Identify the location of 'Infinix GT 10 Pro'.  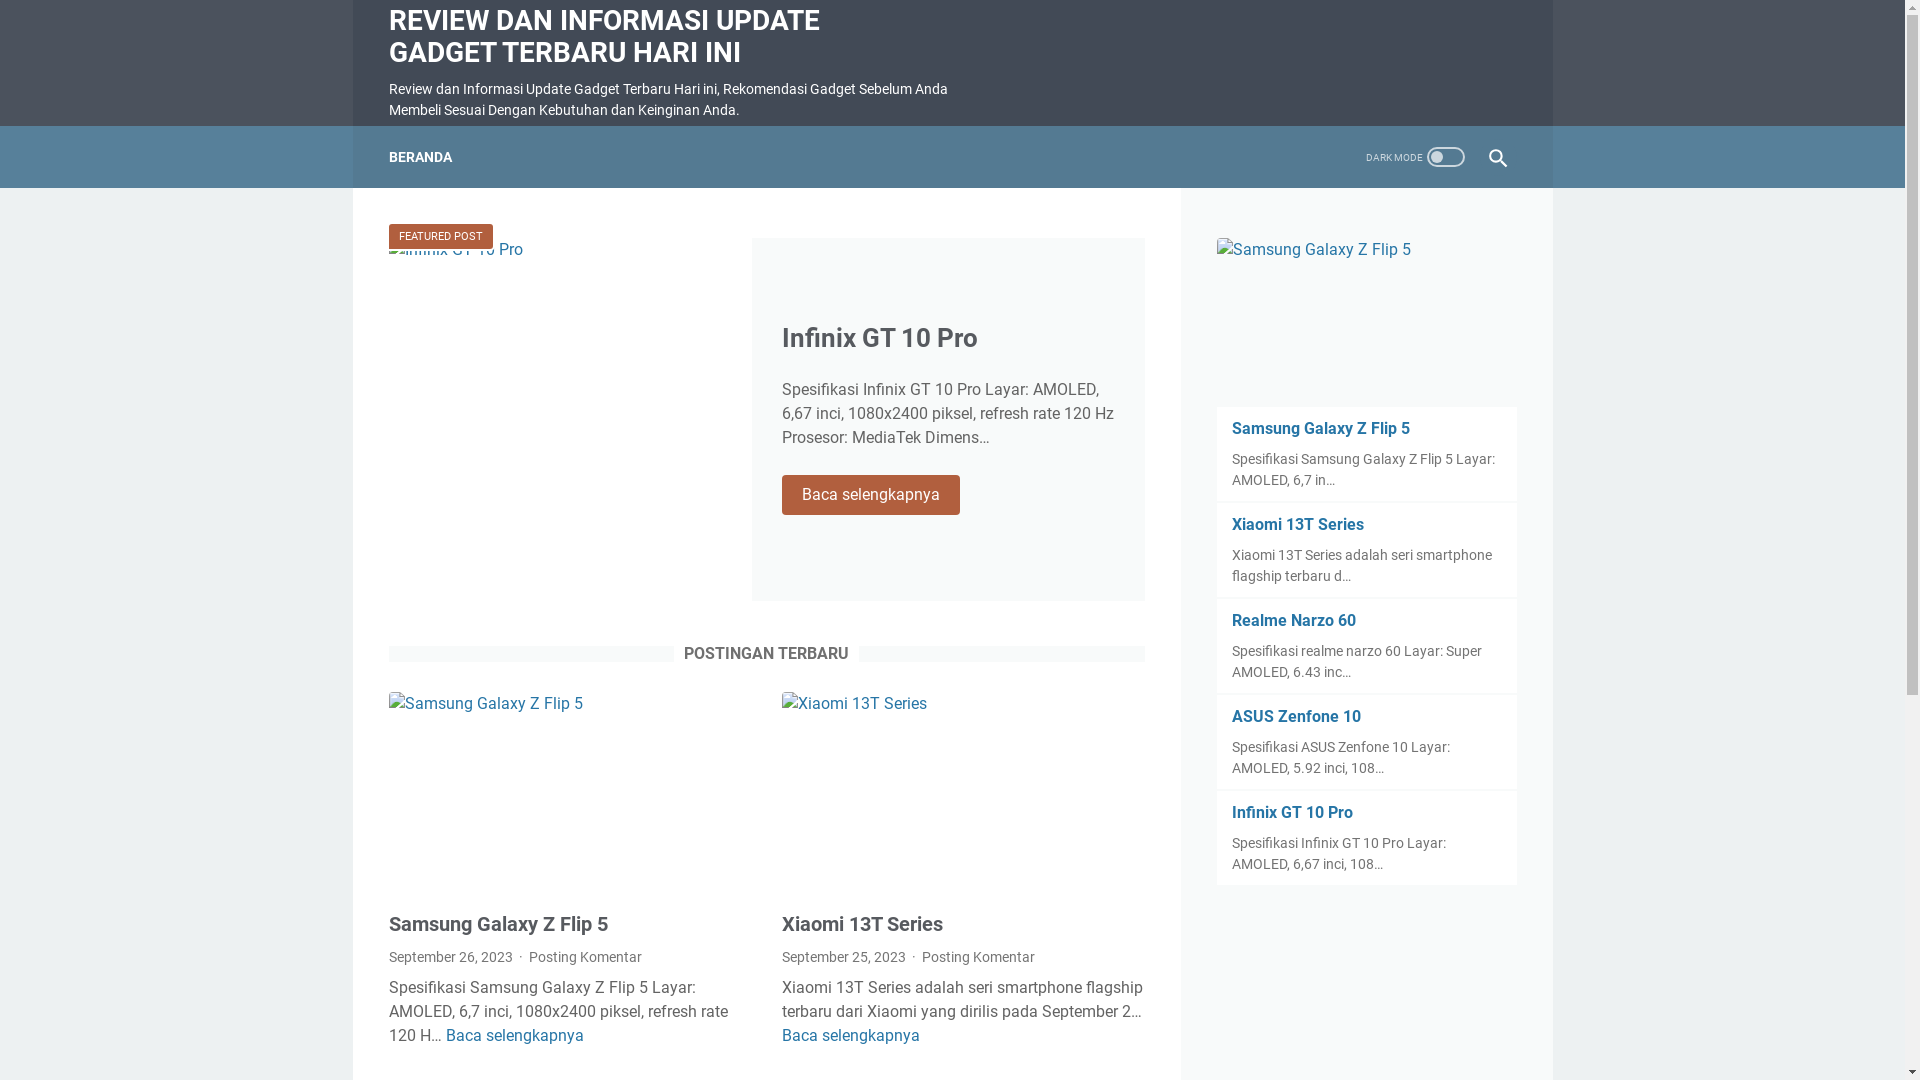
(879, 337).